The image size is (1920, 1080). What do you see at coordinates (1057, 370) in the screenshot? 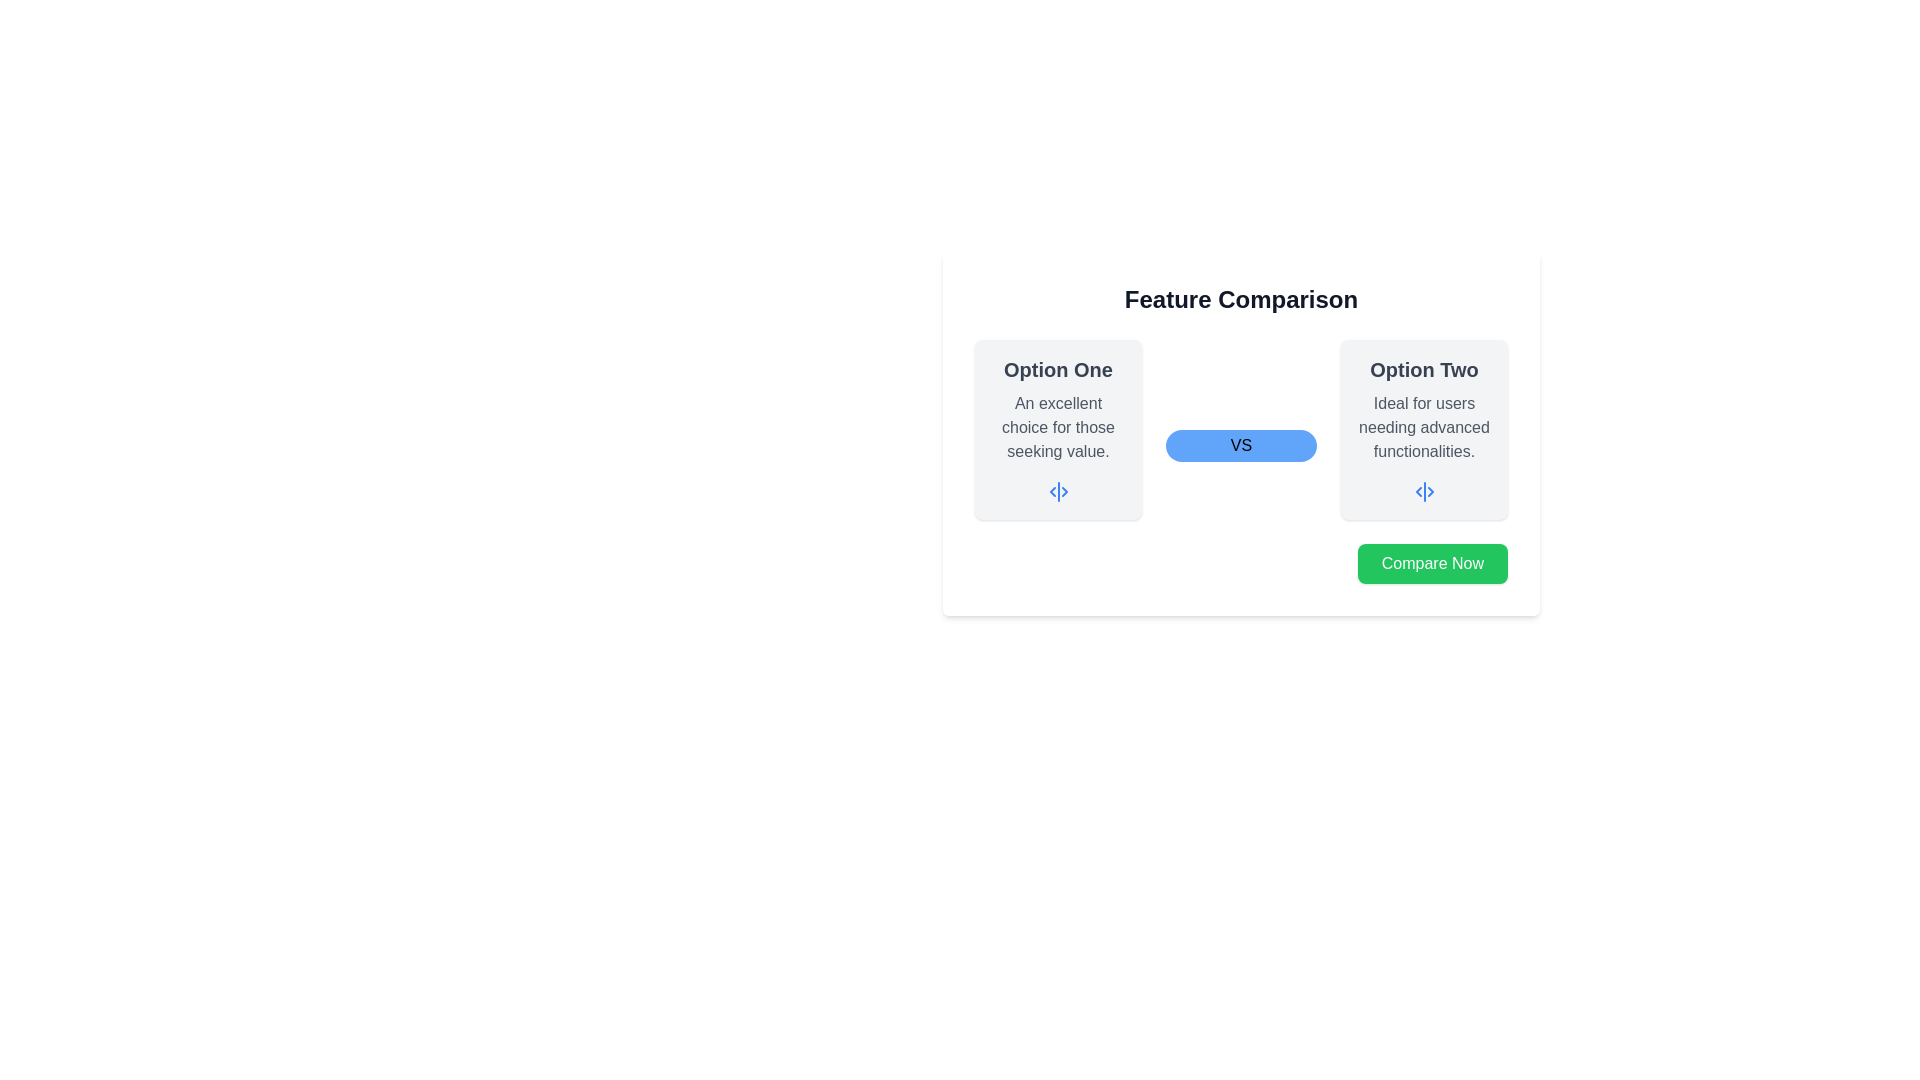
I see `text from the Text Label that displays 'Option One' in large, bold, and dark gray font, positioned at the top of a card in the comparison section` at bounding box center [1057, 370].